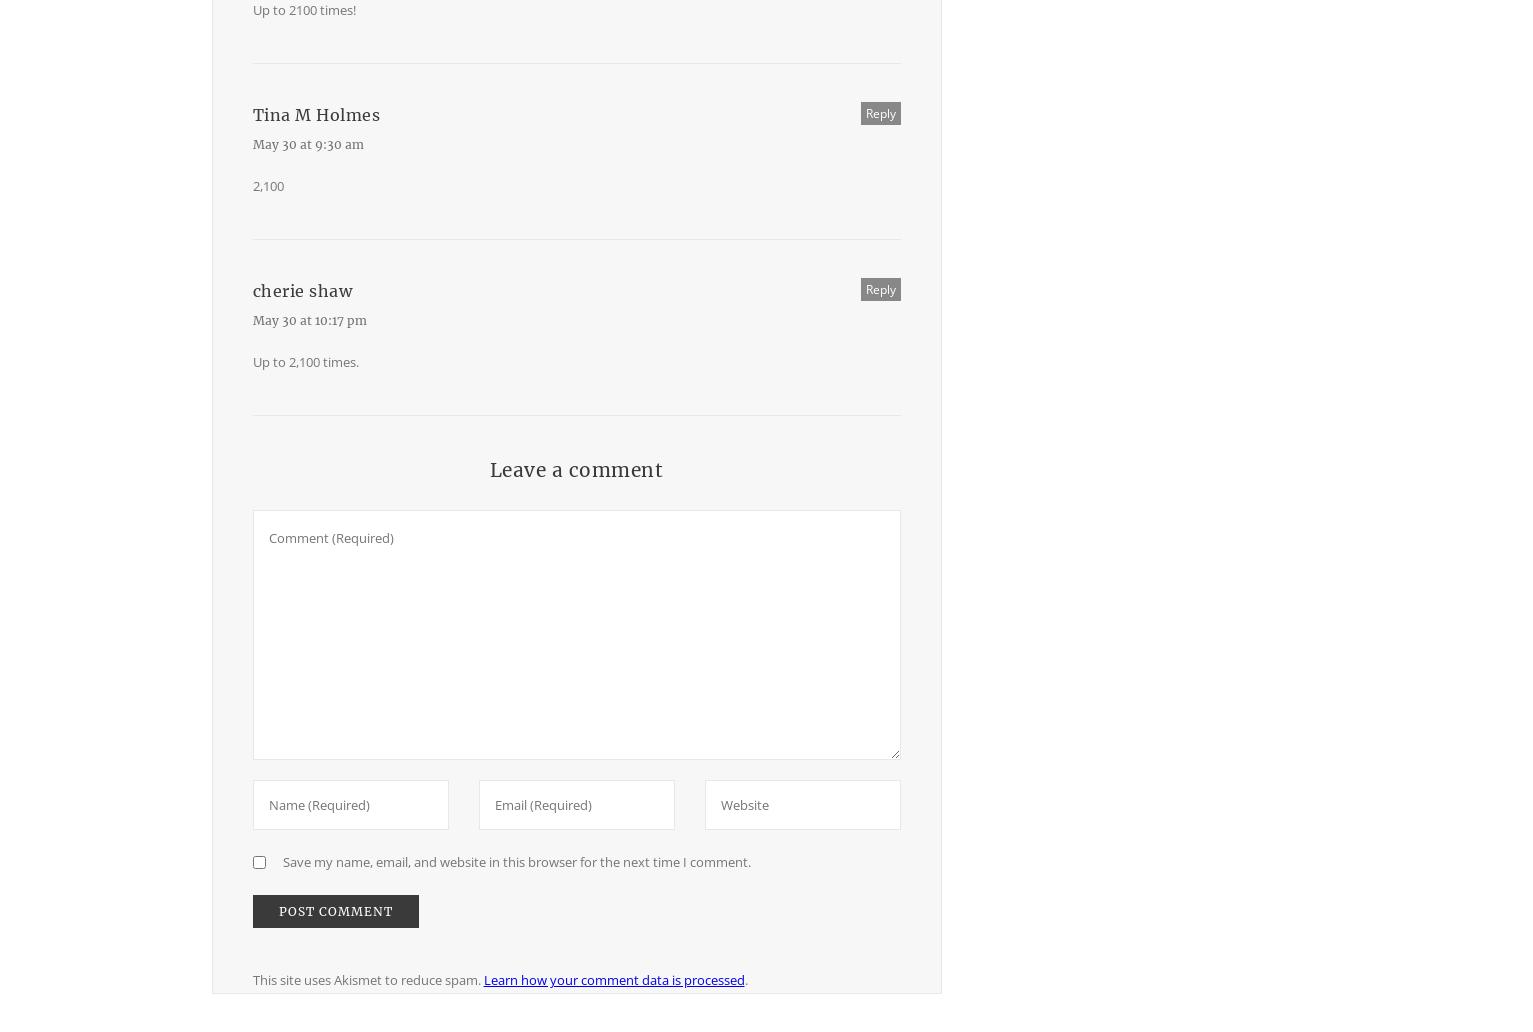 This screenshot has height=1032, width=1533. What do you see at coordinates (303, 10) in the screenshot?
I see `'Up to 2100 times!'` at bounding box center [303, 10].